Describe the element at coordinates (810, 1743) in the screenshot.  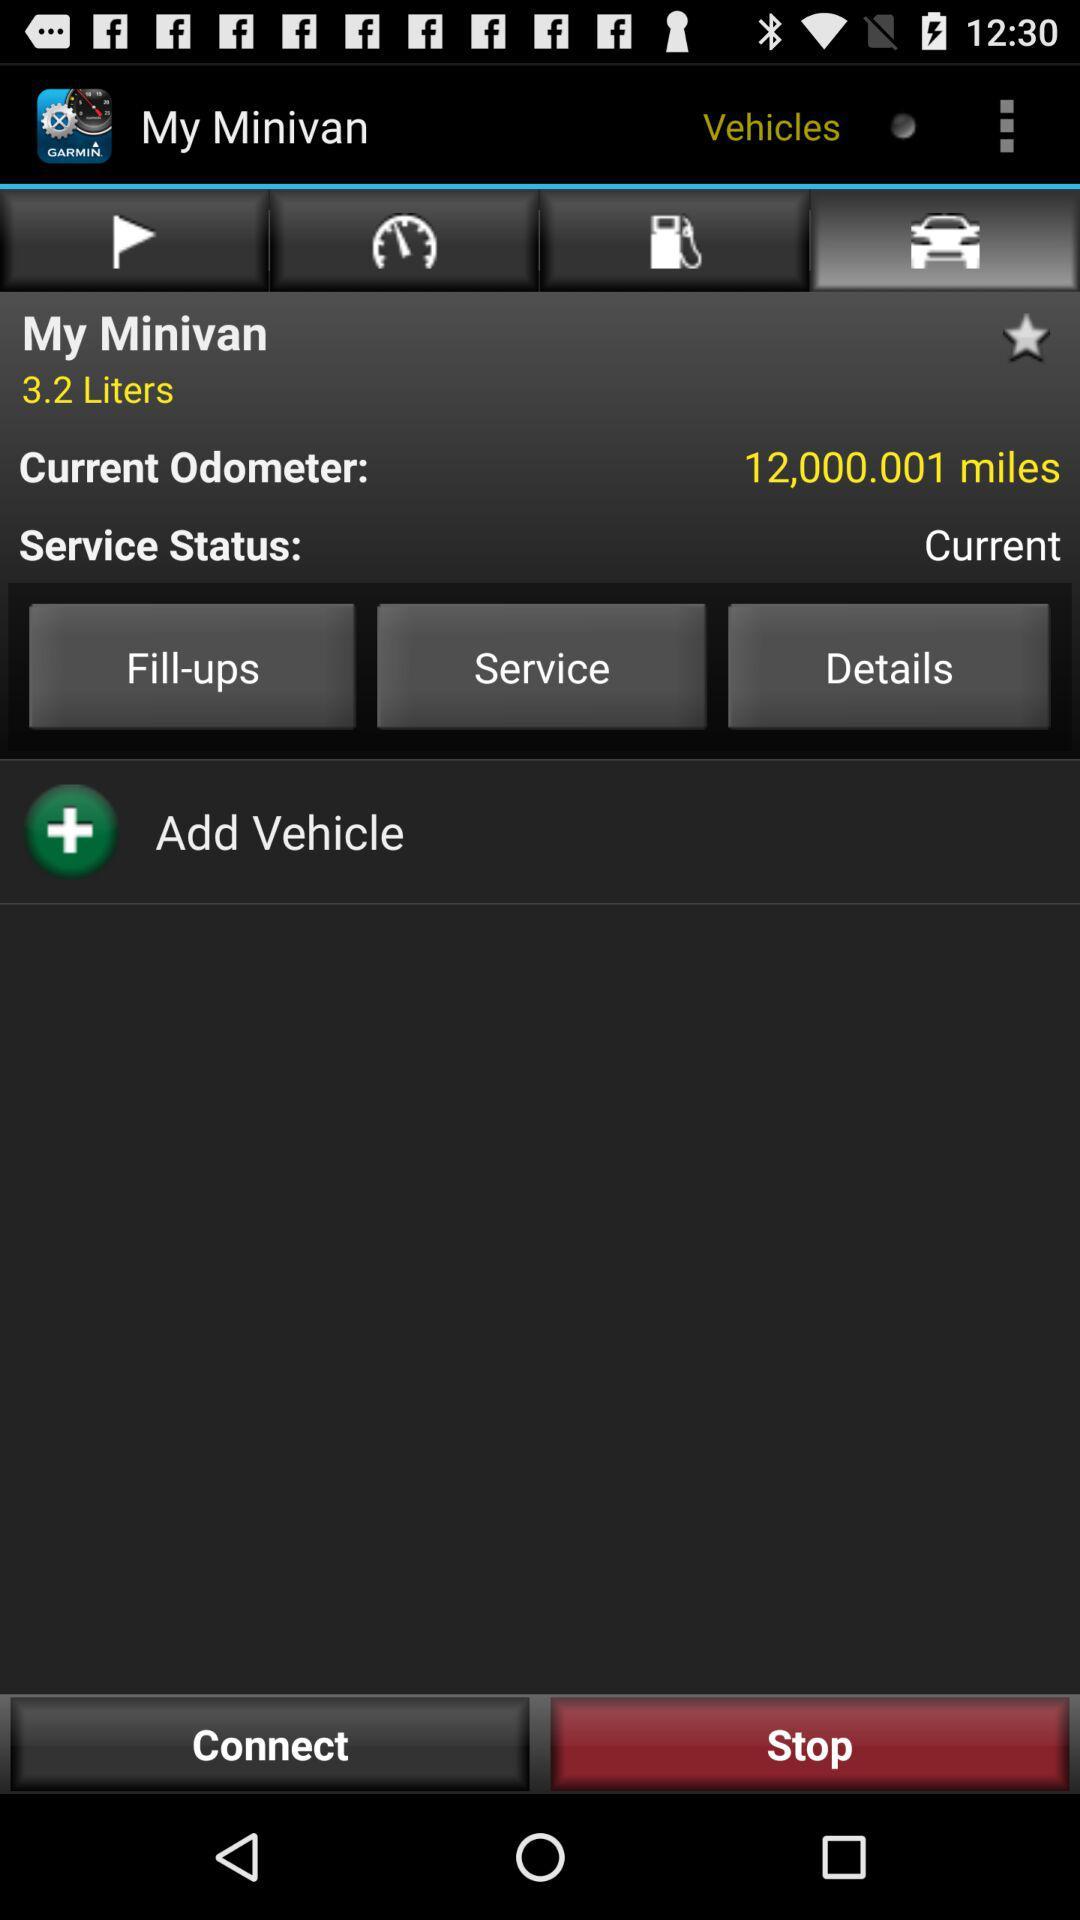
I see `the button next to the connect button` at that location.